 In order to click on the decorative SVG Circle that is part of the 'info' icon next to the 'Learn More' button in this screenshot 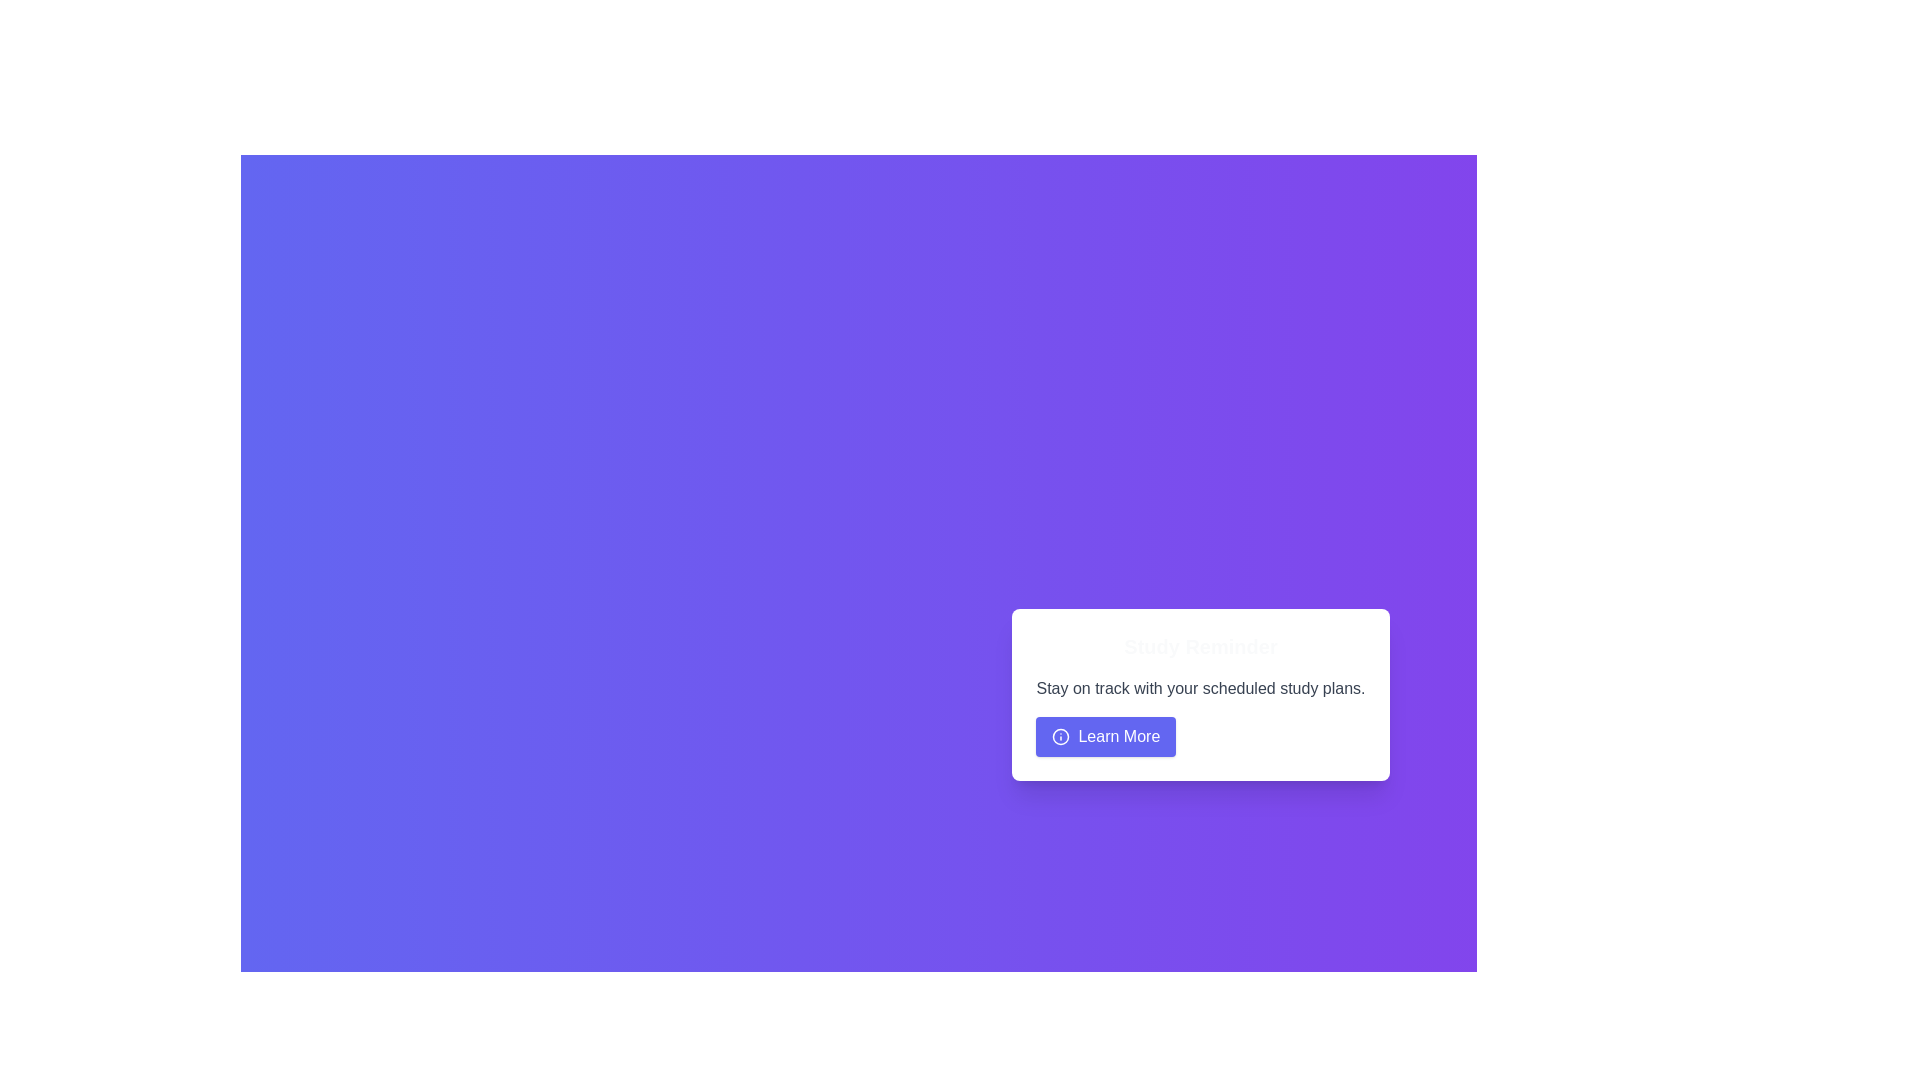, I will do `click(1060, 736)`.